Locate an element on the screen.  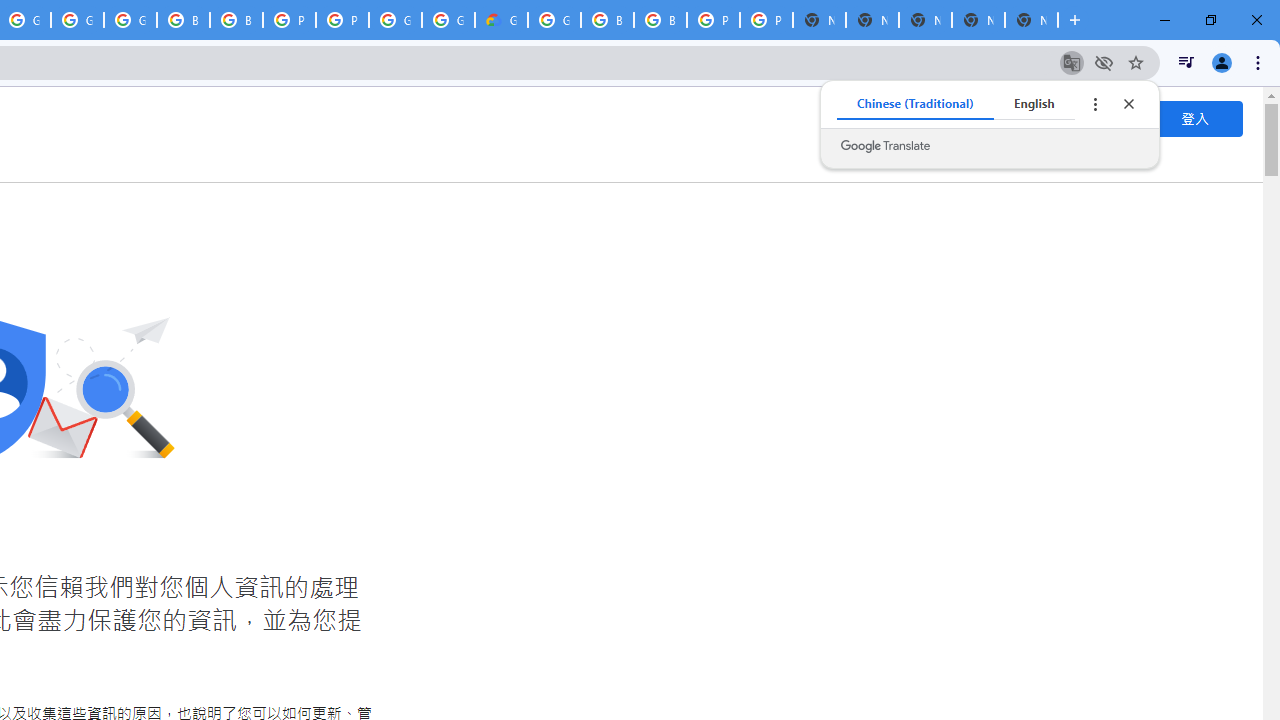
'Translate this page' is located at coordinates (1071, 61).